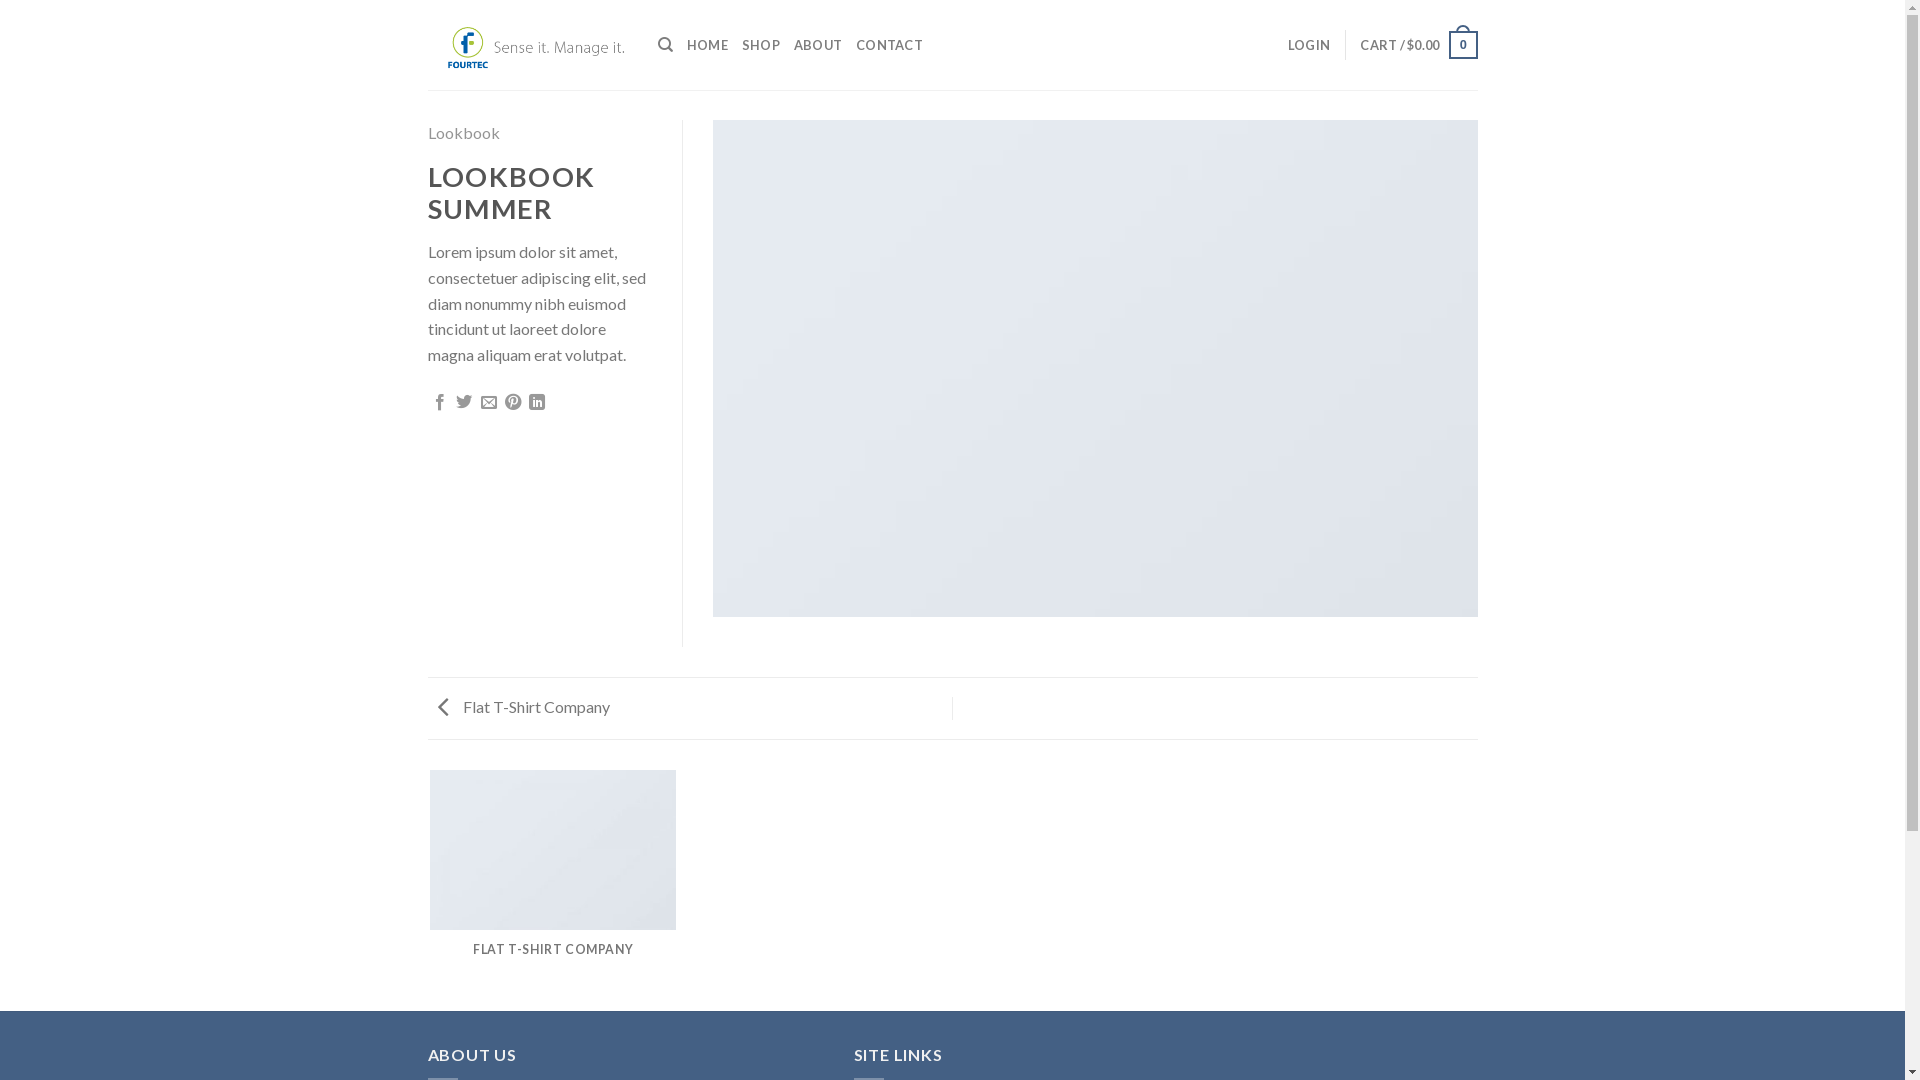 The width and height of the screenshot is (1920, 1080). I want to click on 'Share on Twitter', so click(463, 402).